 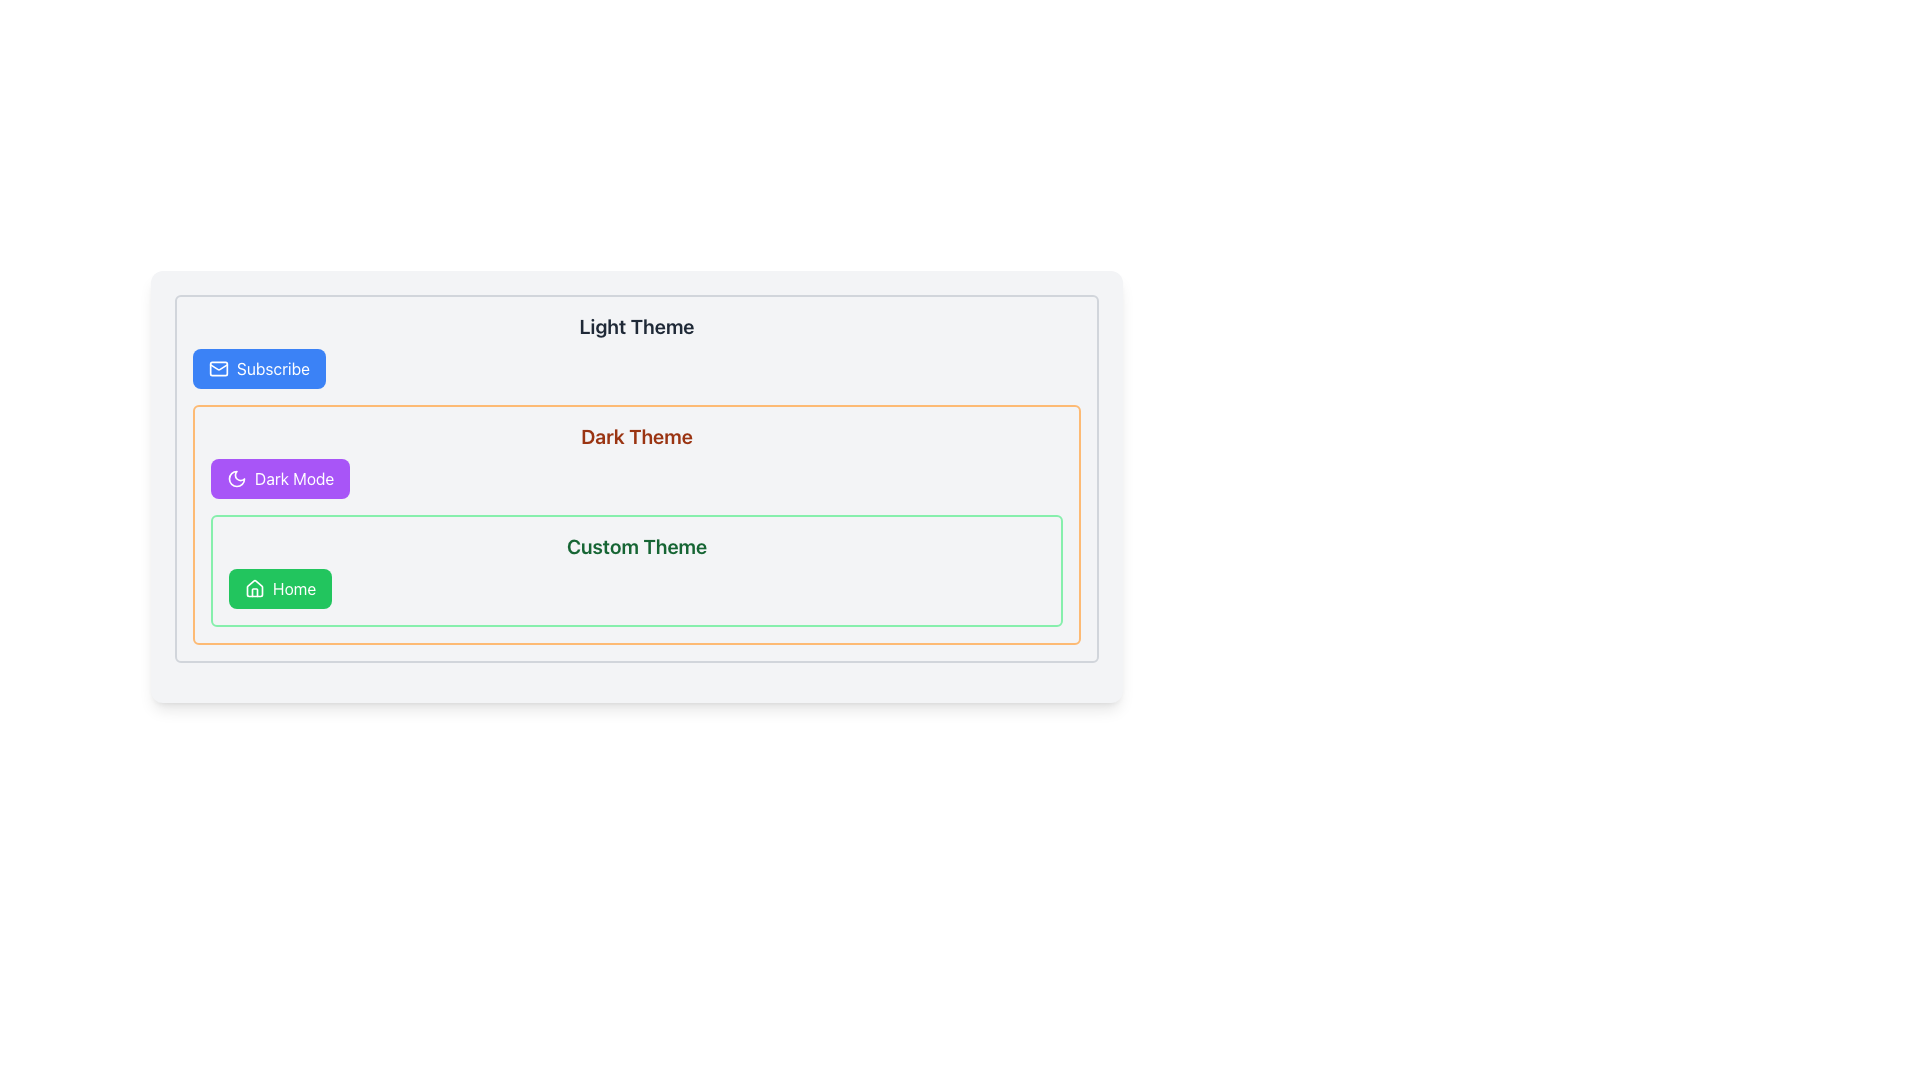 I want to click on the house-like icon with a green background, which is part of the 'Custom Theme' group and is styled as an SVG with the class 'lucide lucide-house', so click(x=253, y=586).